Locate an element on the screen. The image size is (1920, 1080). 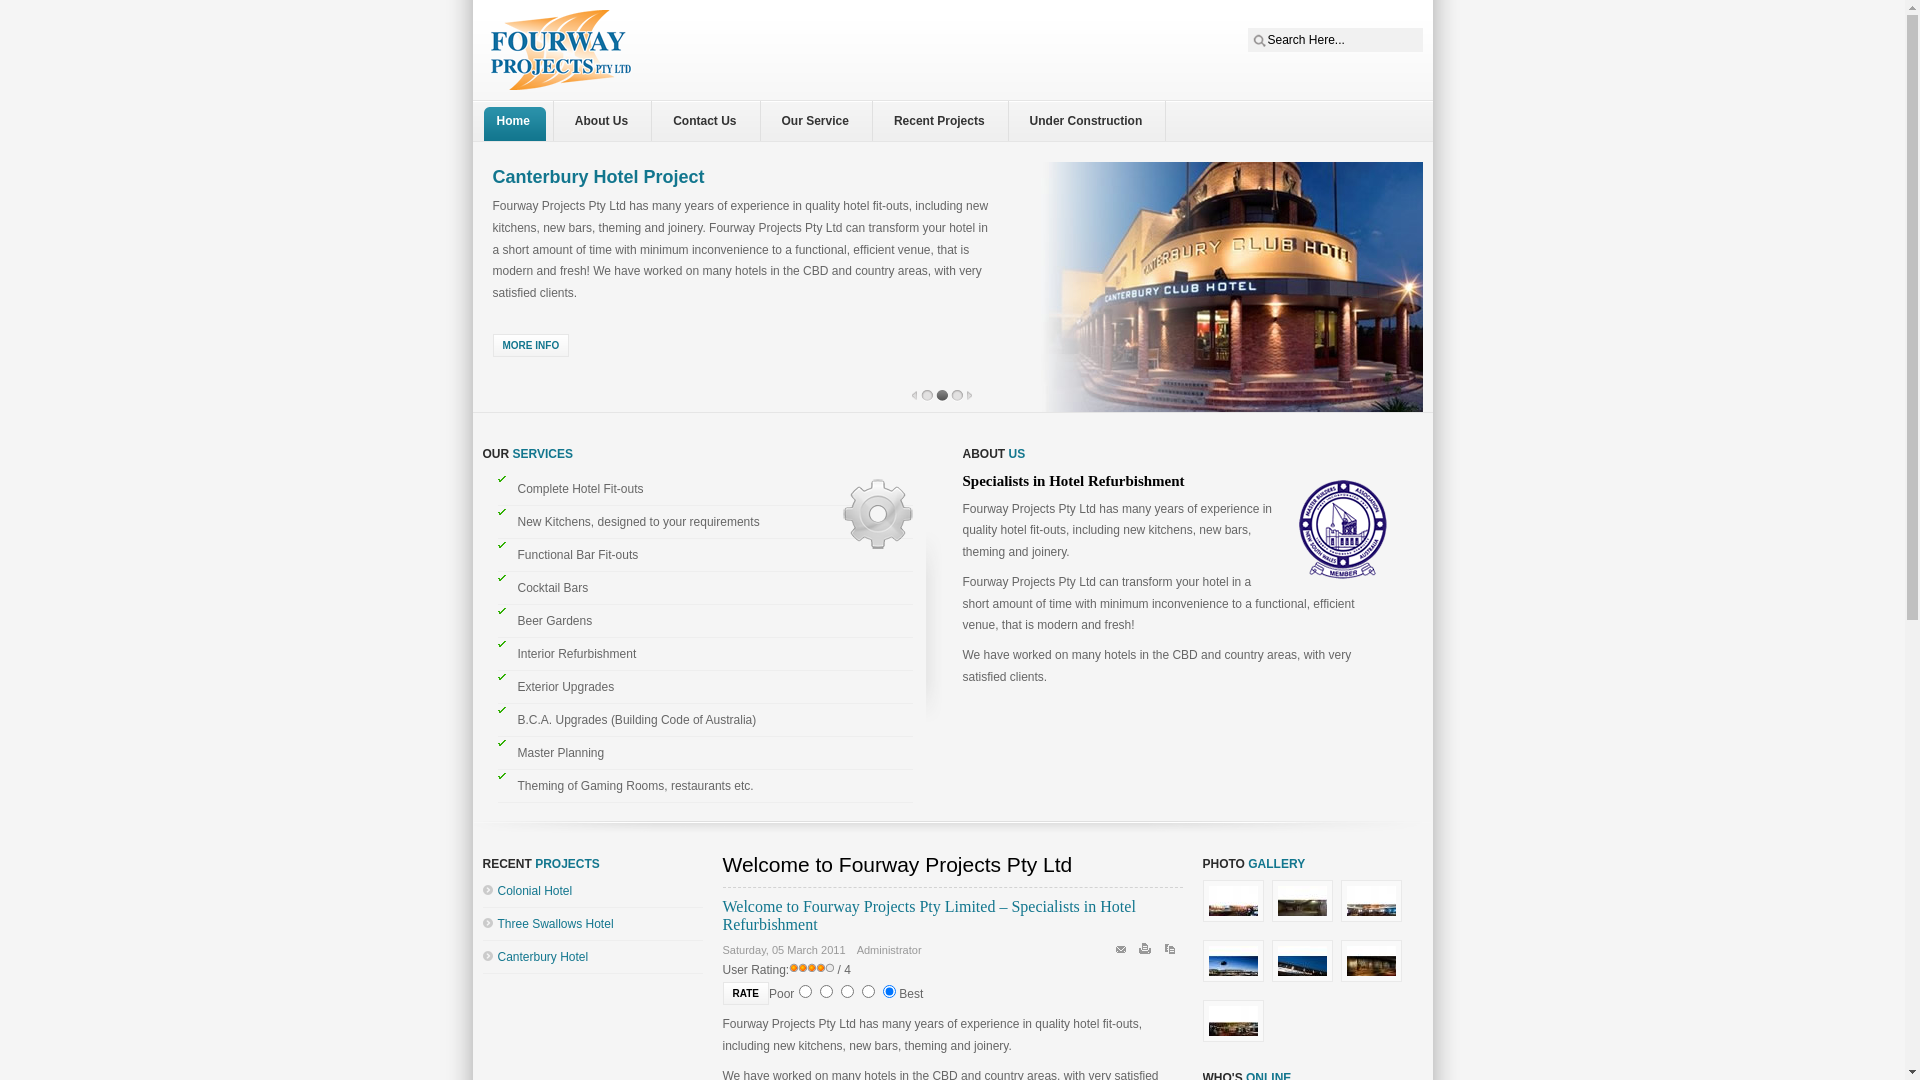
'Canterbury Hotel' is located at coordinates (543, 955).